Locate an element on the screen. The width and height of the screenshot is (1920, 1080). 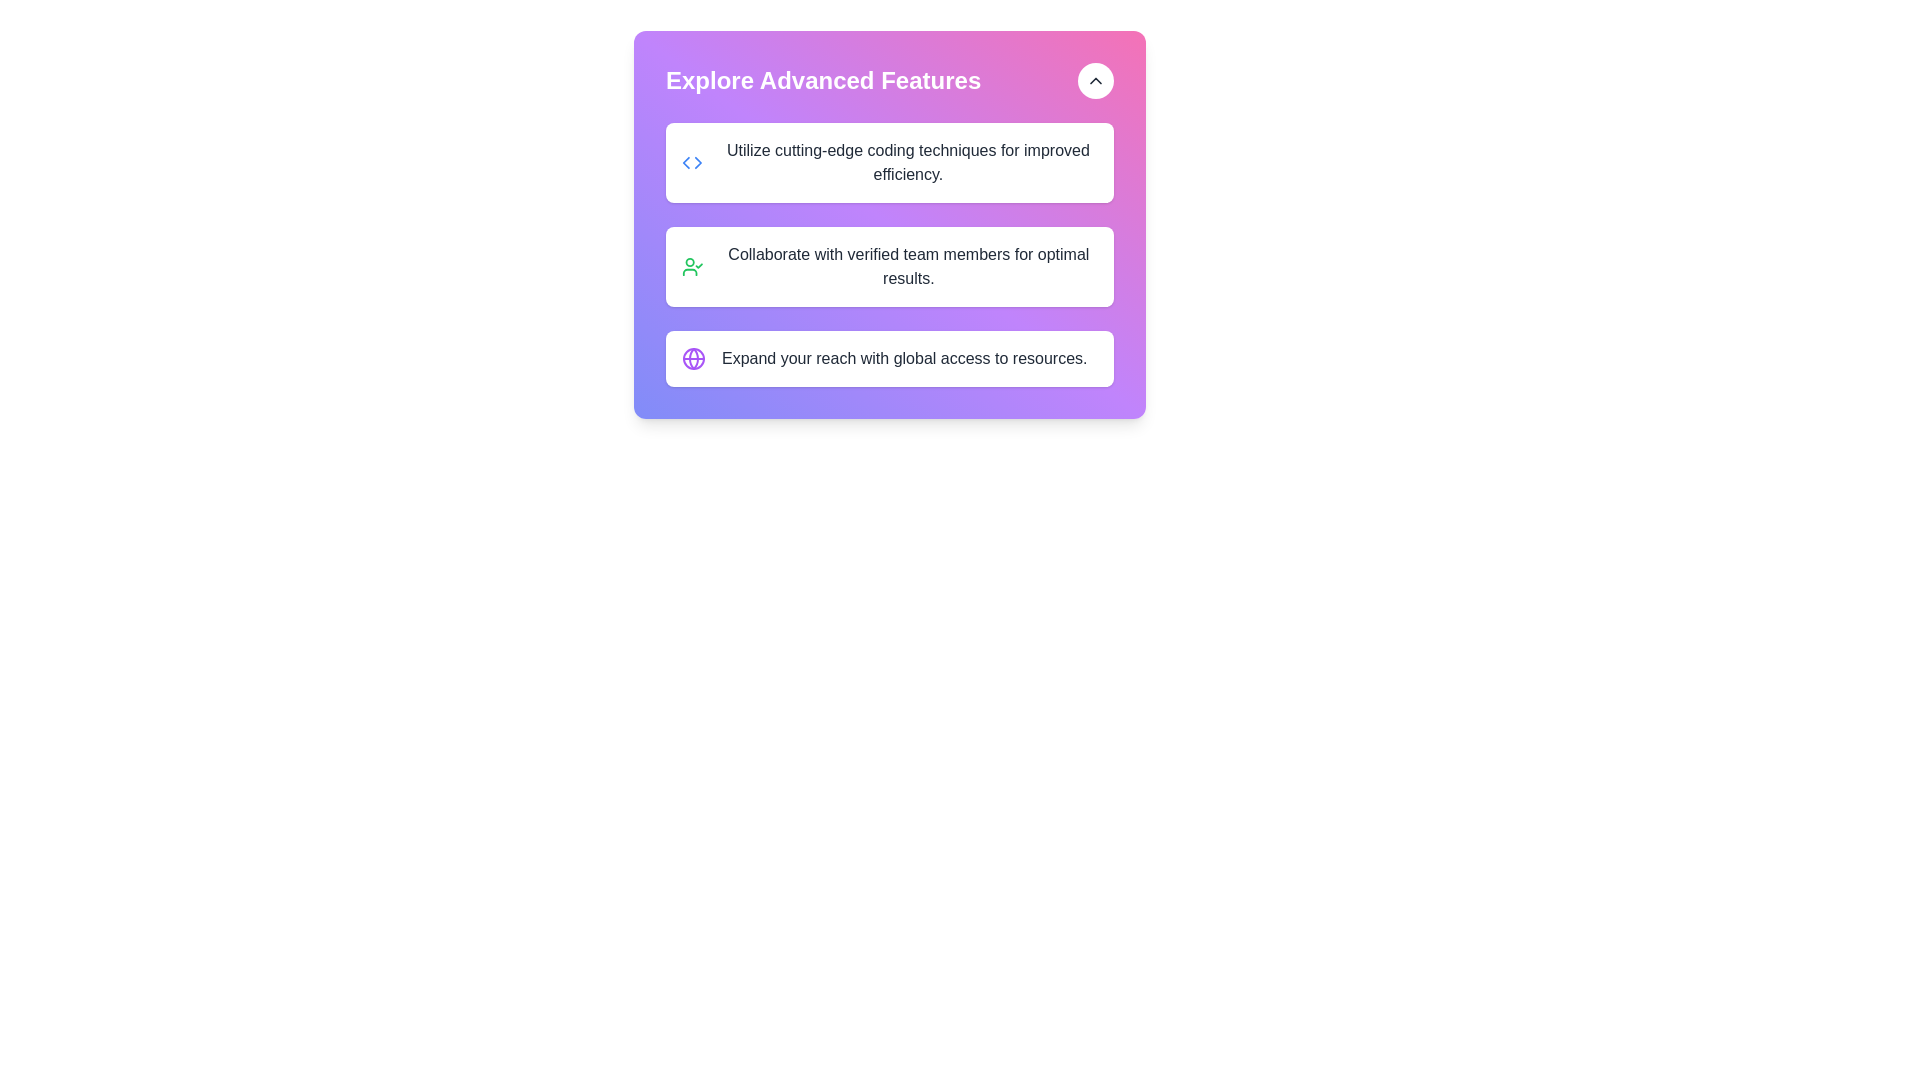
the text label that reads 'Collaborate with verified team members for optimal results.' which is styled in a clean, modern font and is positioned in a vertical list of features under 'Explore Advanced Features' is located at coordinates (907, 265).